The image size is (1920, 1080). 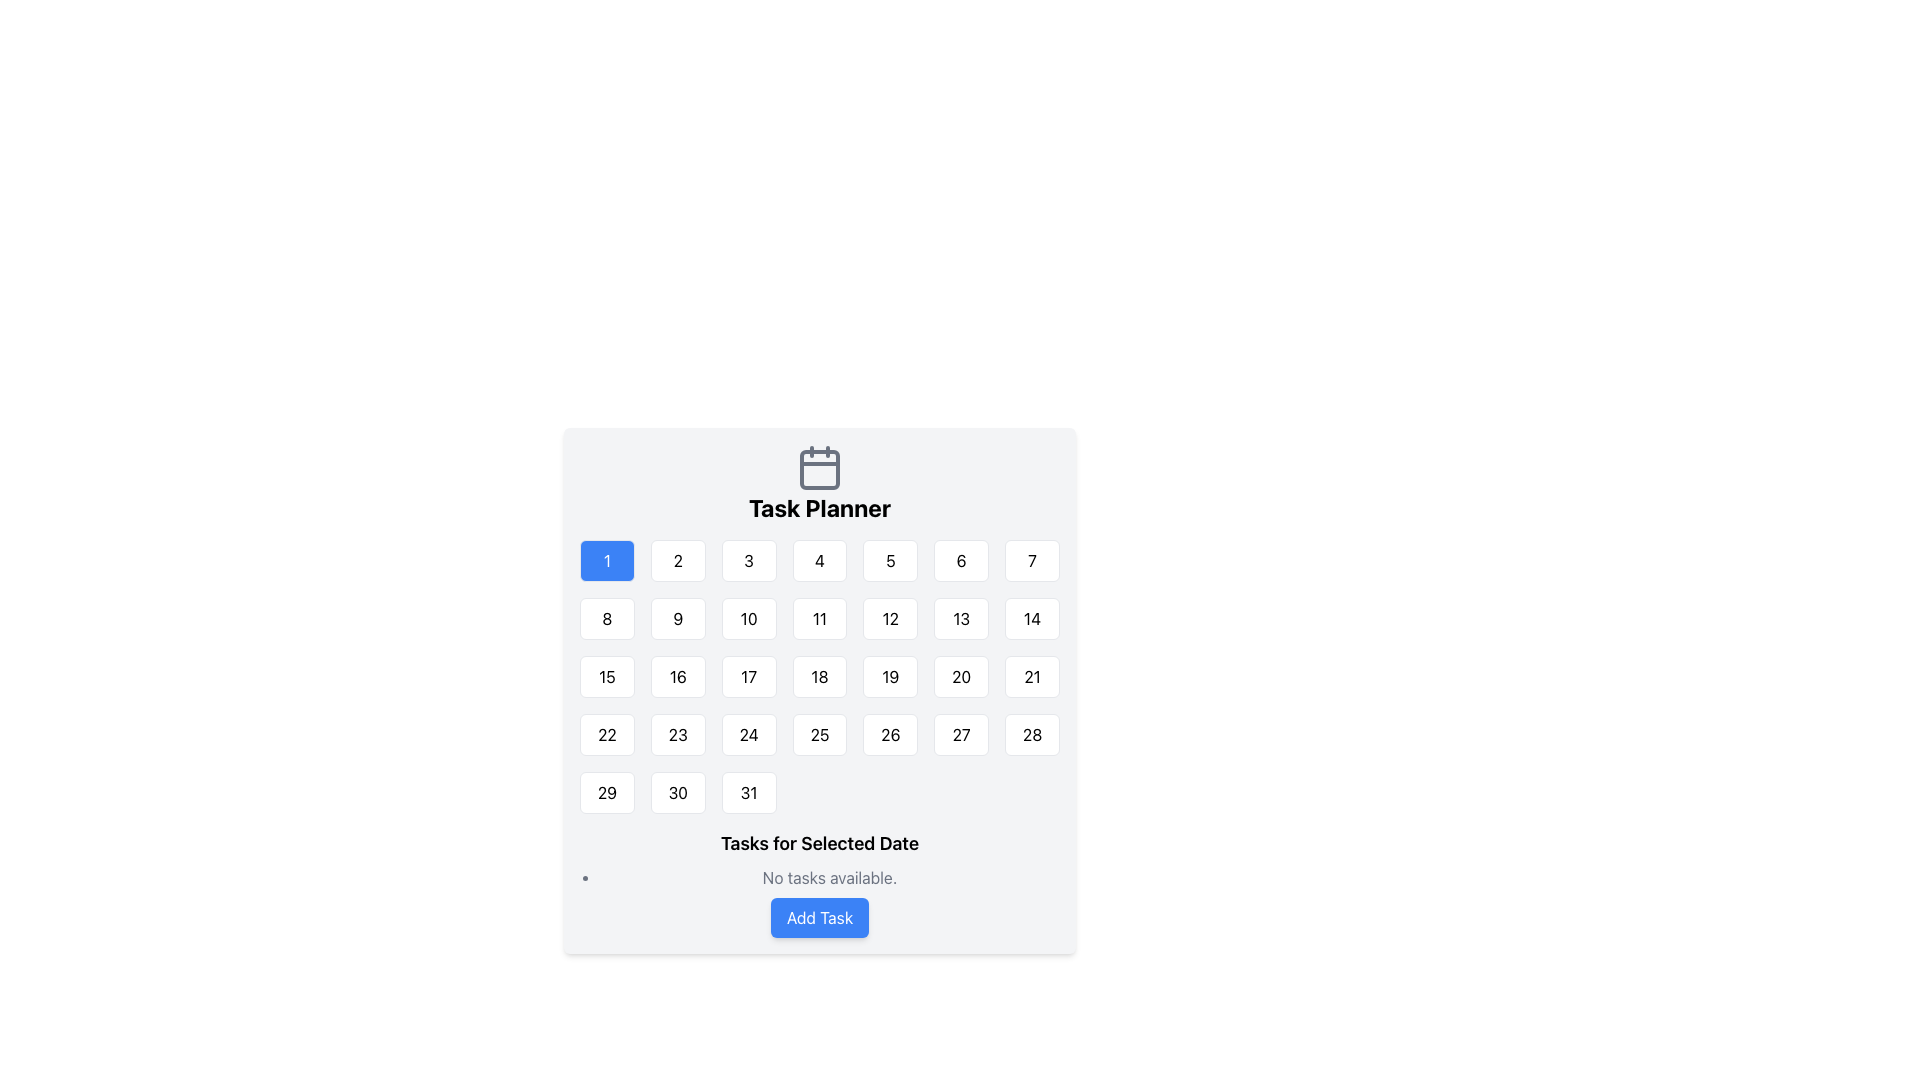 I want to click on the button representing the 14th day in the calendar interface, so click(x=1032, y=617).